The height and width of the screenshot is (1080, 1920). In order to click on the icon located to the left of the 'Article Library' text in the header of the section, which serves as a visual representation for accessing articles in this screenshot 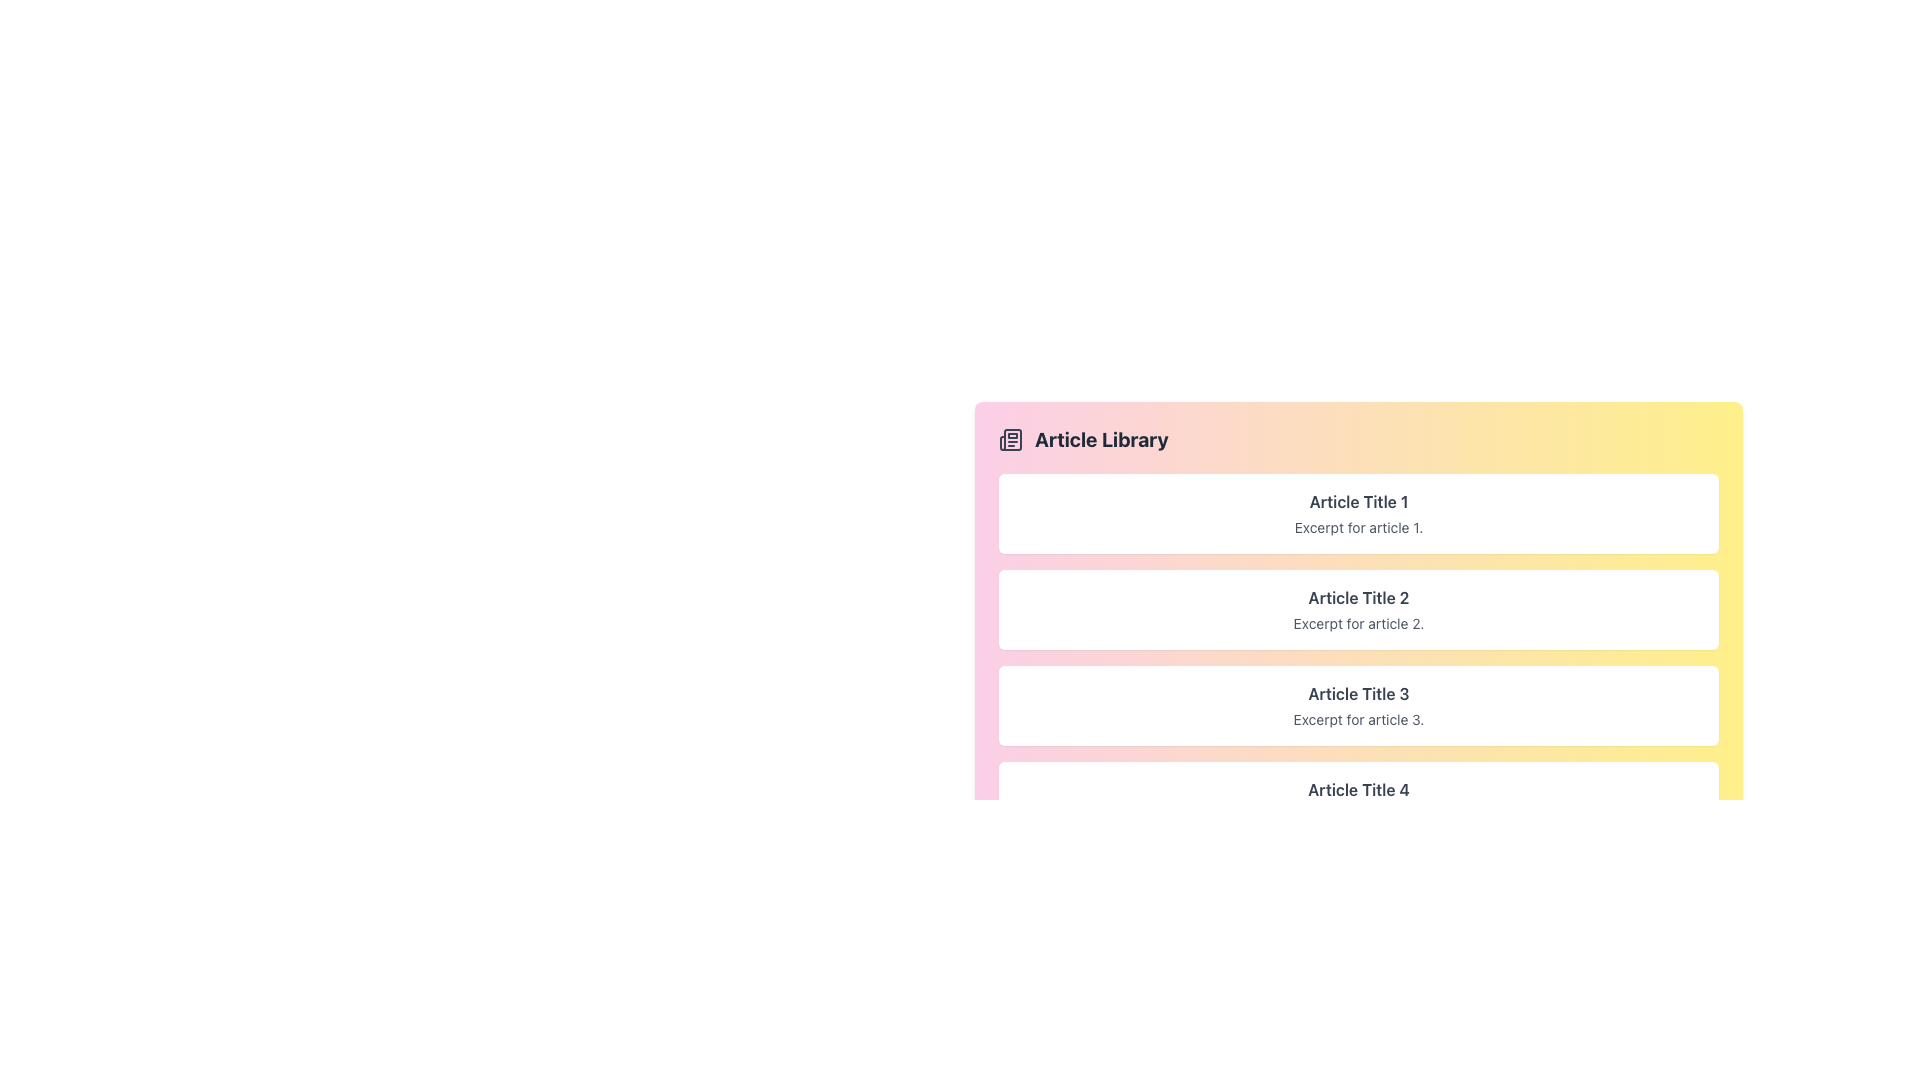, I will do `click(1011, 438)`.